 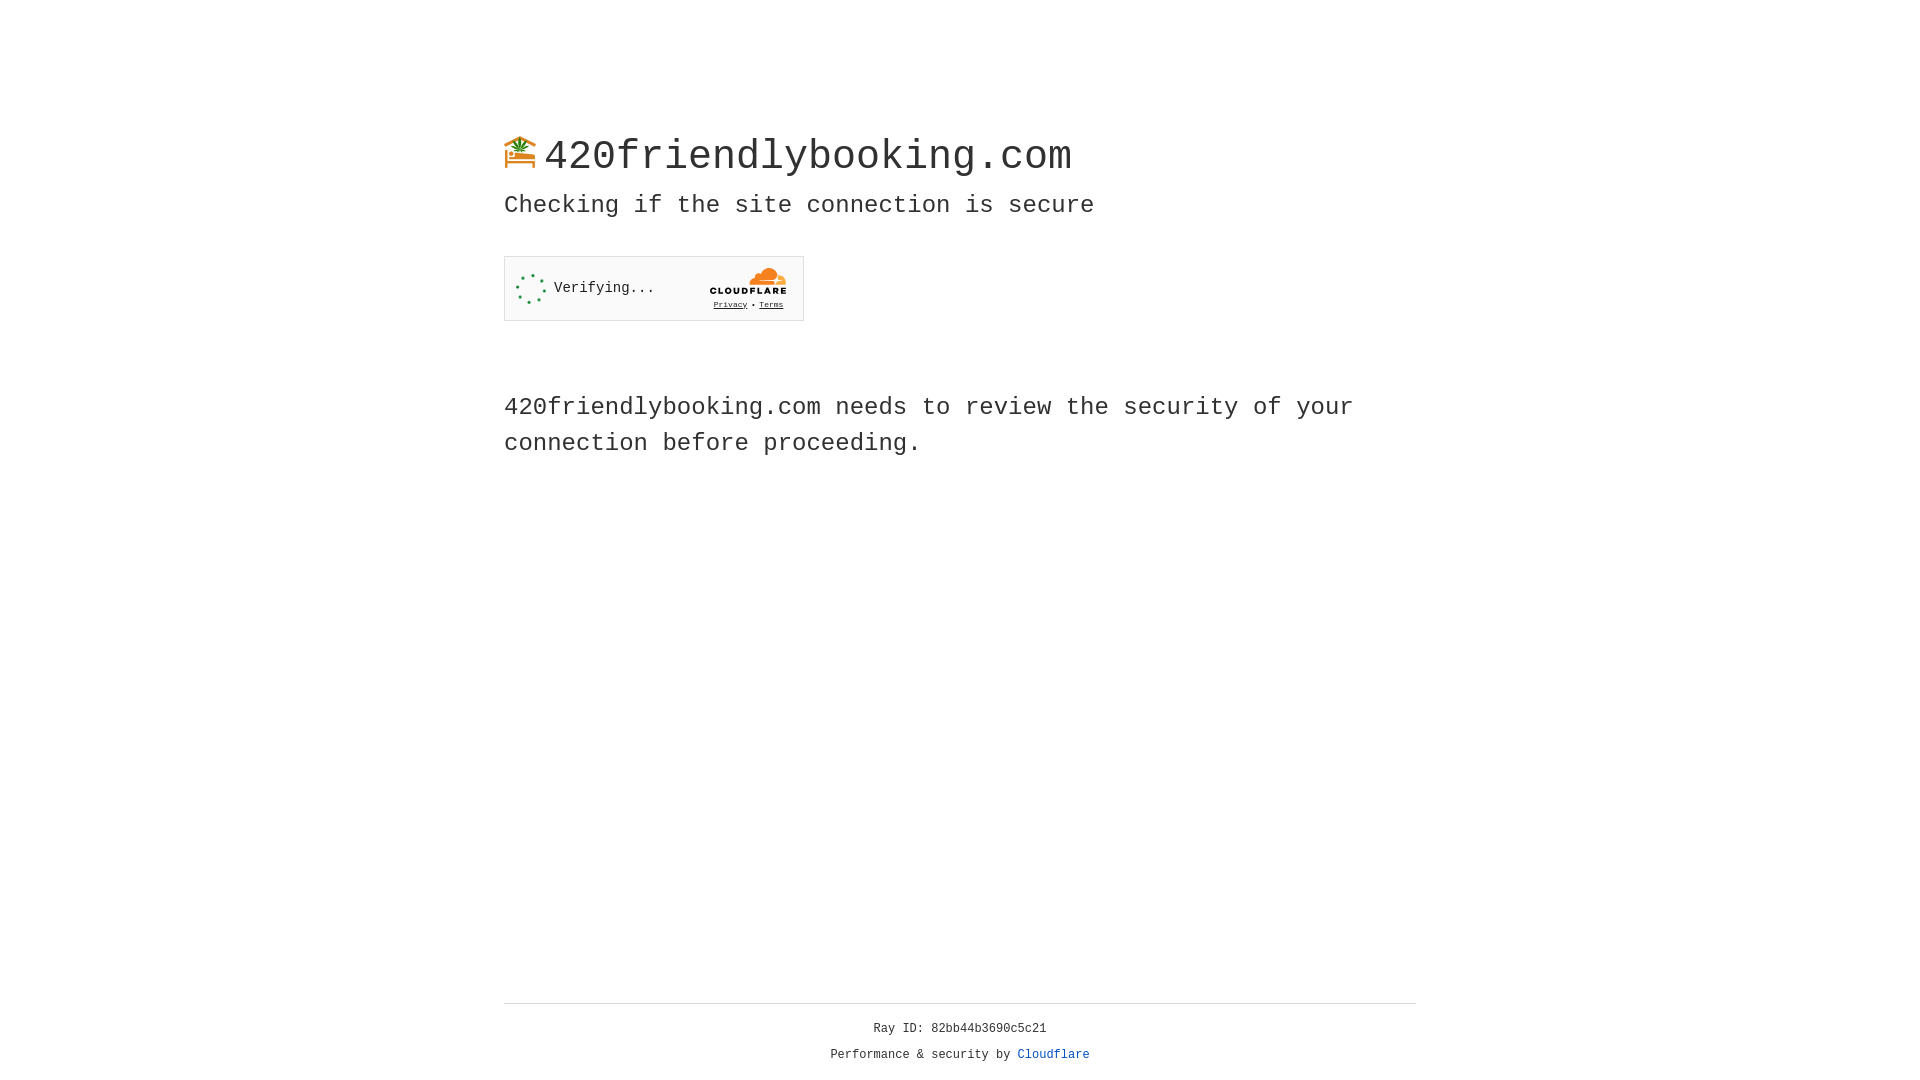 What do you see at coordinates (1053, 1054) in the screenshot?
I see `'Cloudflare'` at bounding box center [1053, 1054].